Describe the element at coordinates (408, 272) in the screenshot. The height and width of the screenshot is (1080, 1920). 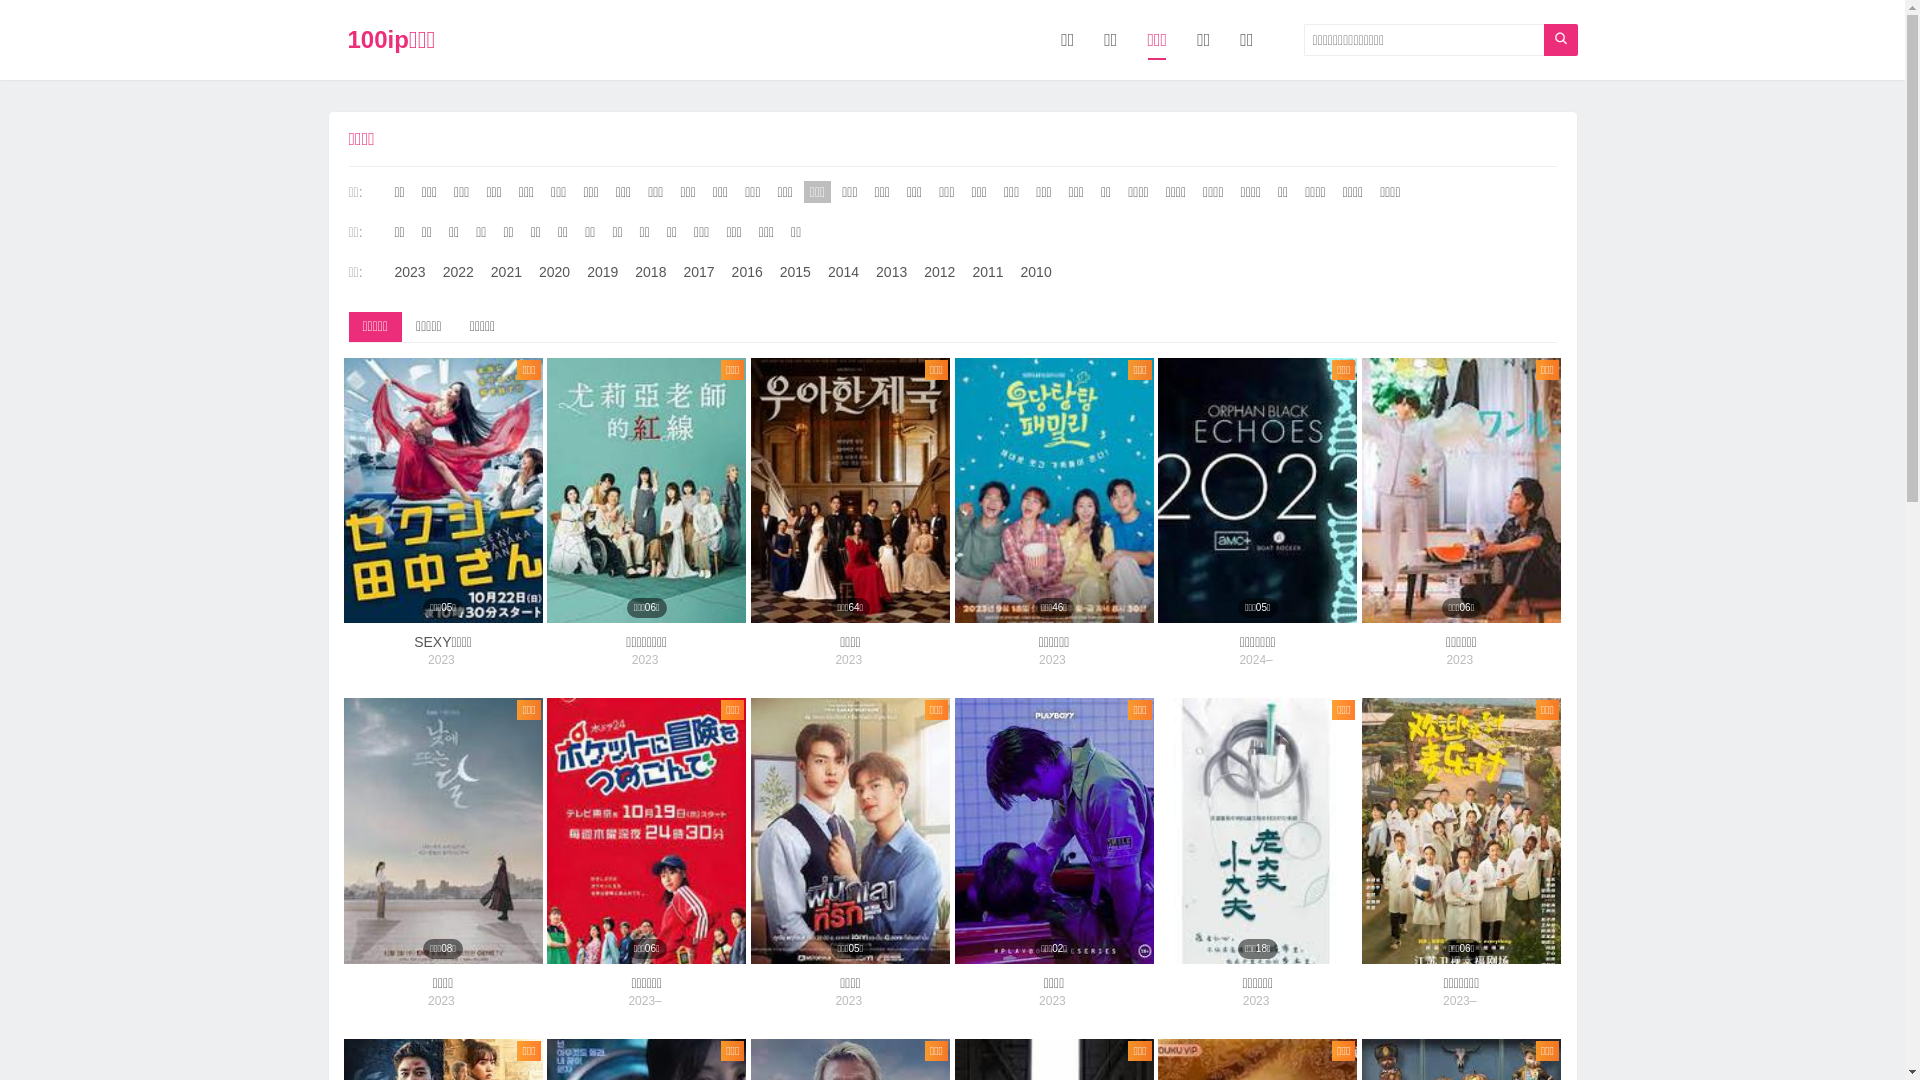
I see `'2023'` at that location.